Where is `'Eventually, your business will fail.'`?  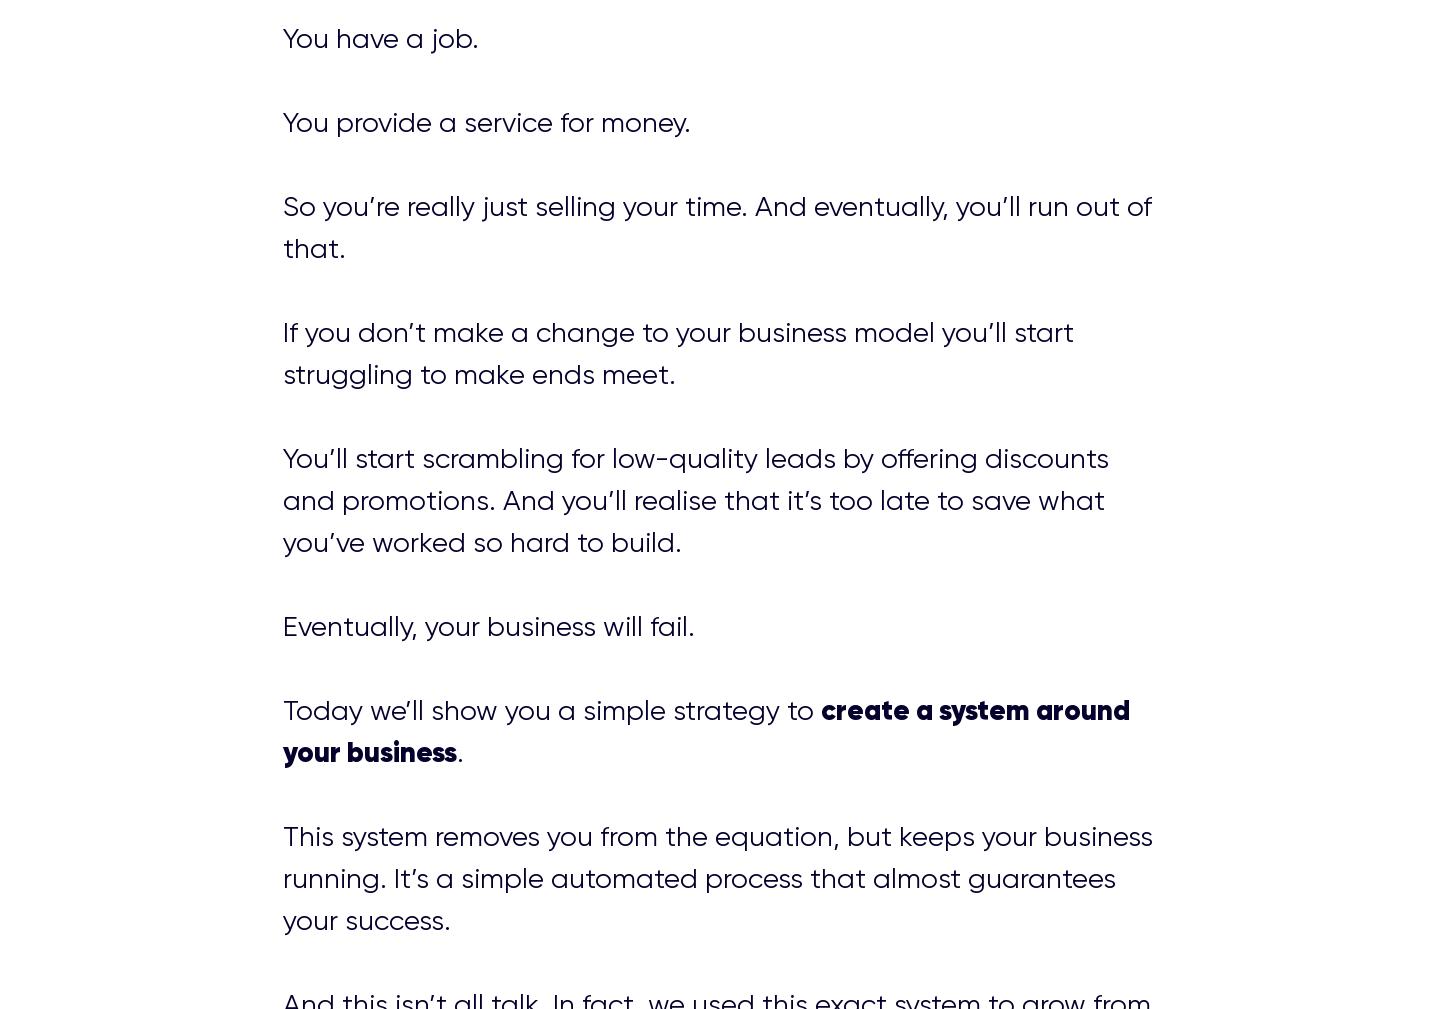 'Eventually, your business will fail.' is located at coordinates (280, 626).